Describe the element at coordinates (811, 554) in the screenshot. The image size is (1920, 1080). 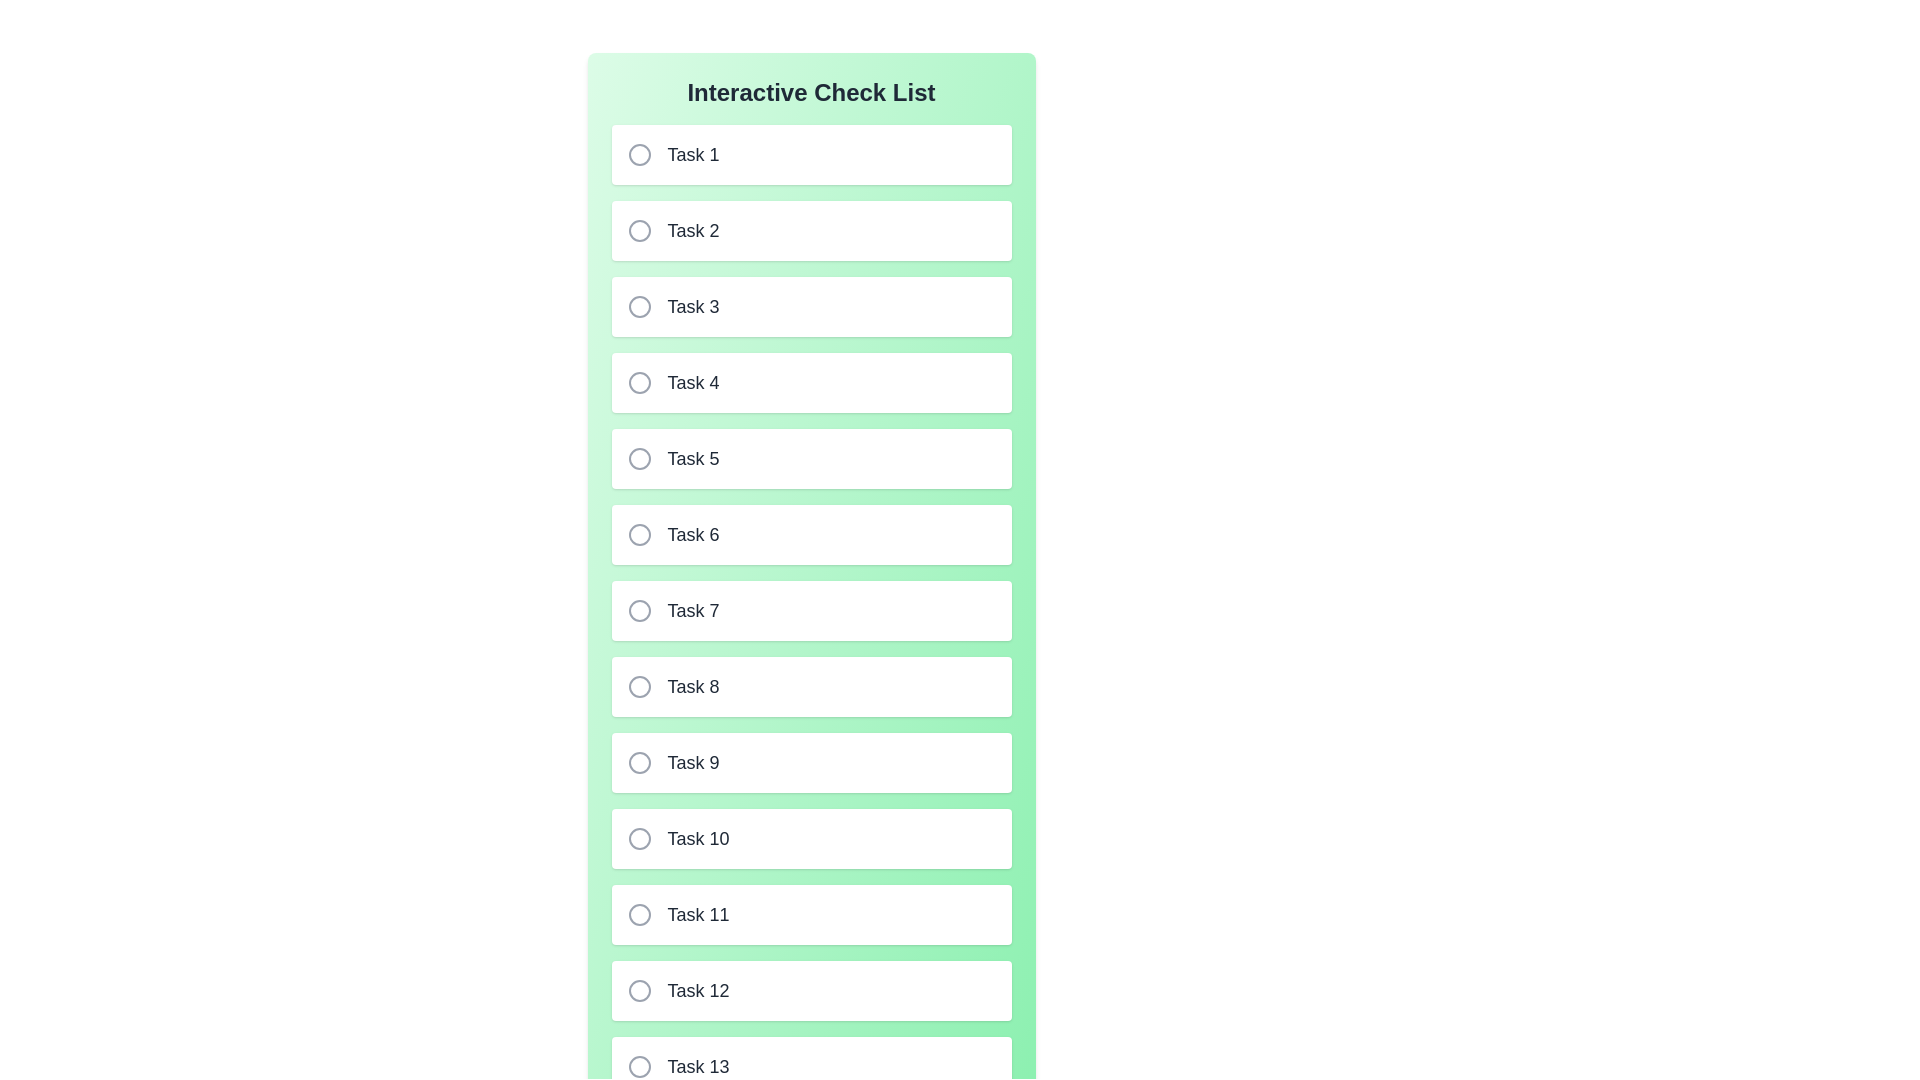
I see `the checklist container background to inspect its styling` at that location.